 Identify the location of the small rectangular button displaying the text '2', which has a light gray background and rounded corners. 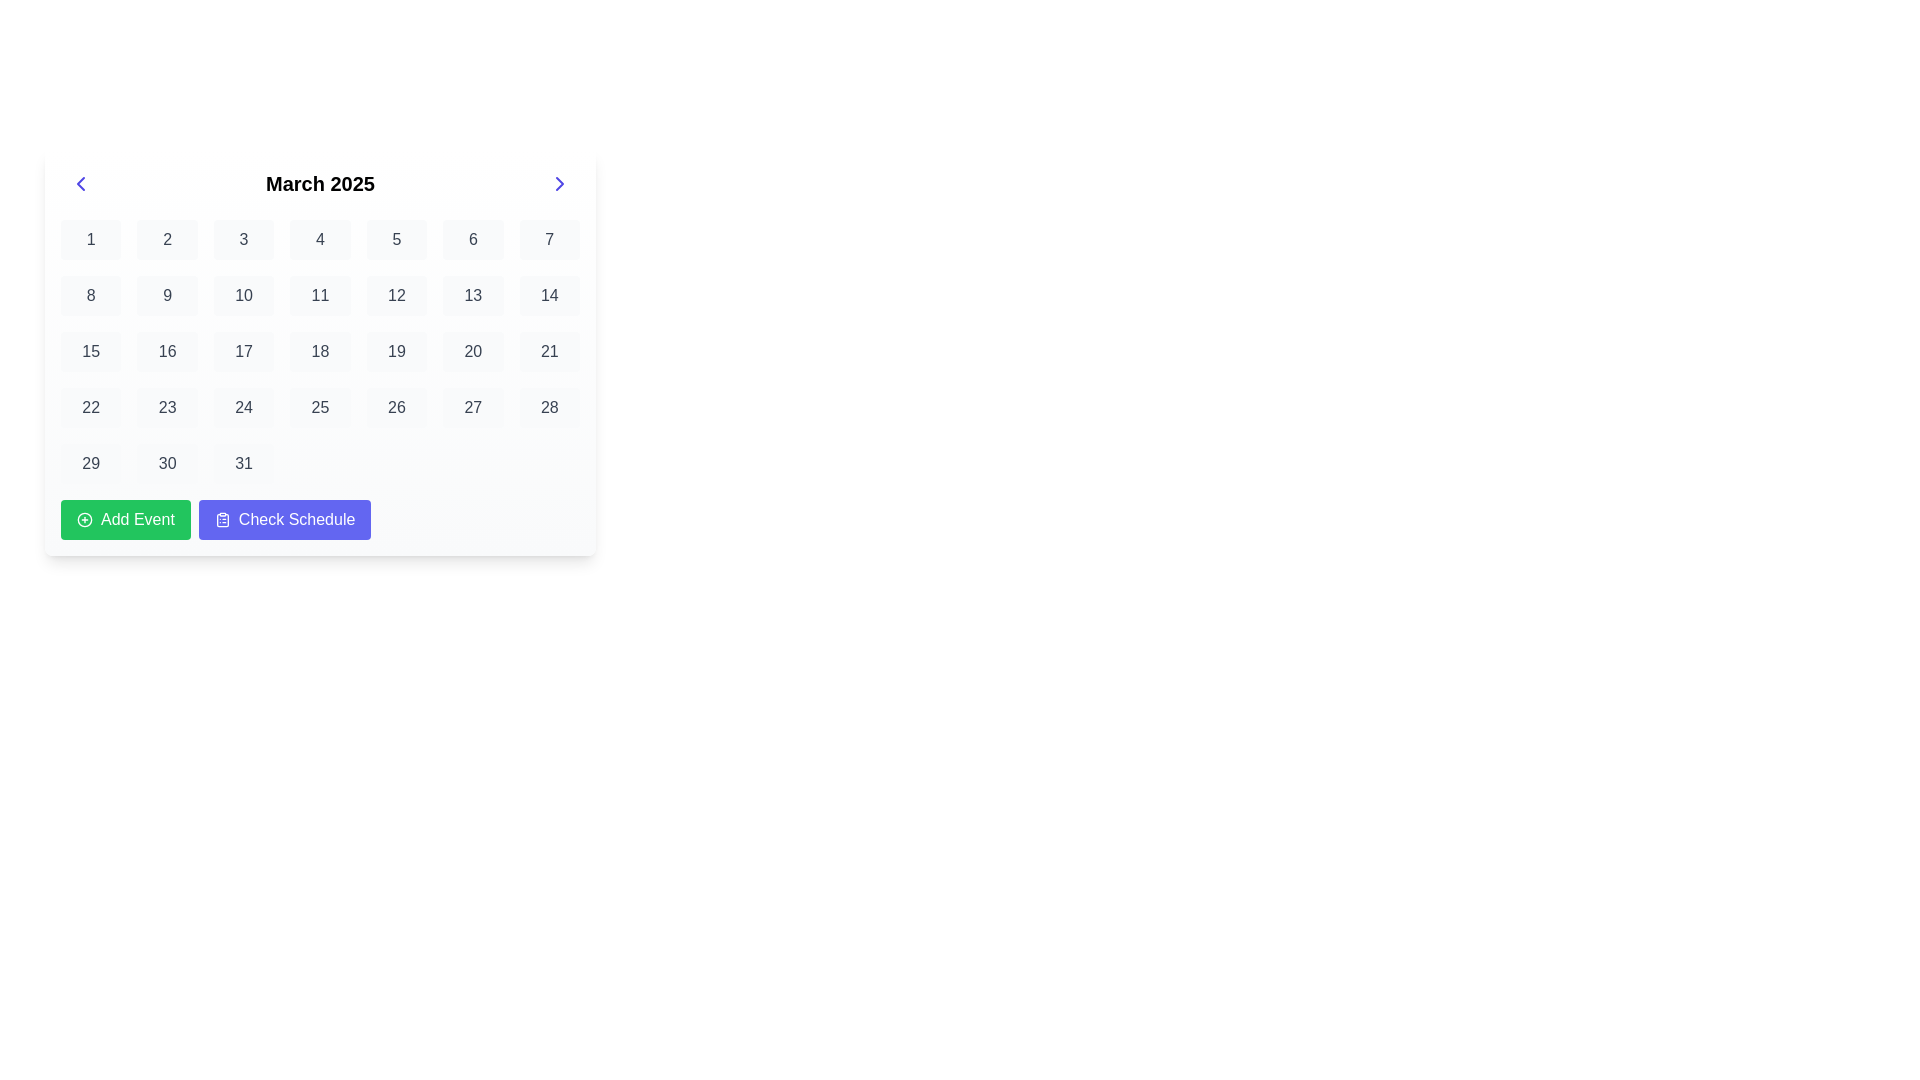
(167, 238).